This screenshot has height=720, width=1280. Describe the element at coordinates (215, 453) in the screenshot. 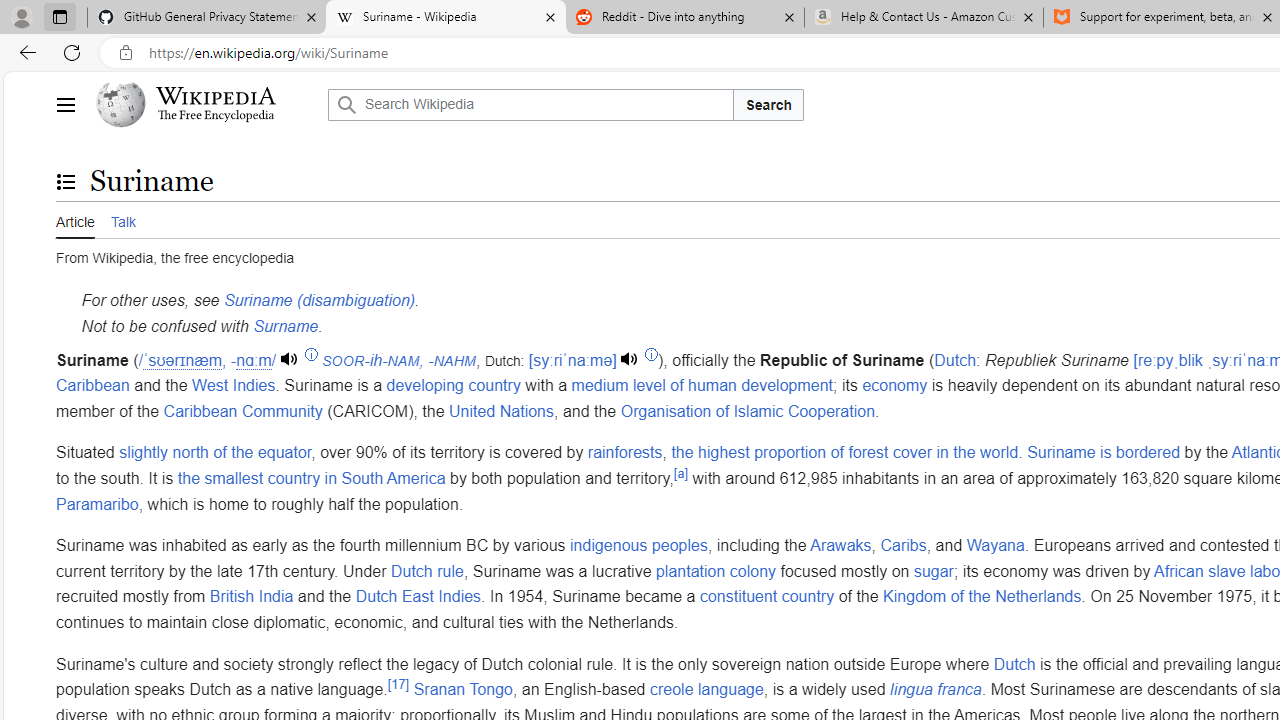

I see `'slightly north of the equator'` at that location.